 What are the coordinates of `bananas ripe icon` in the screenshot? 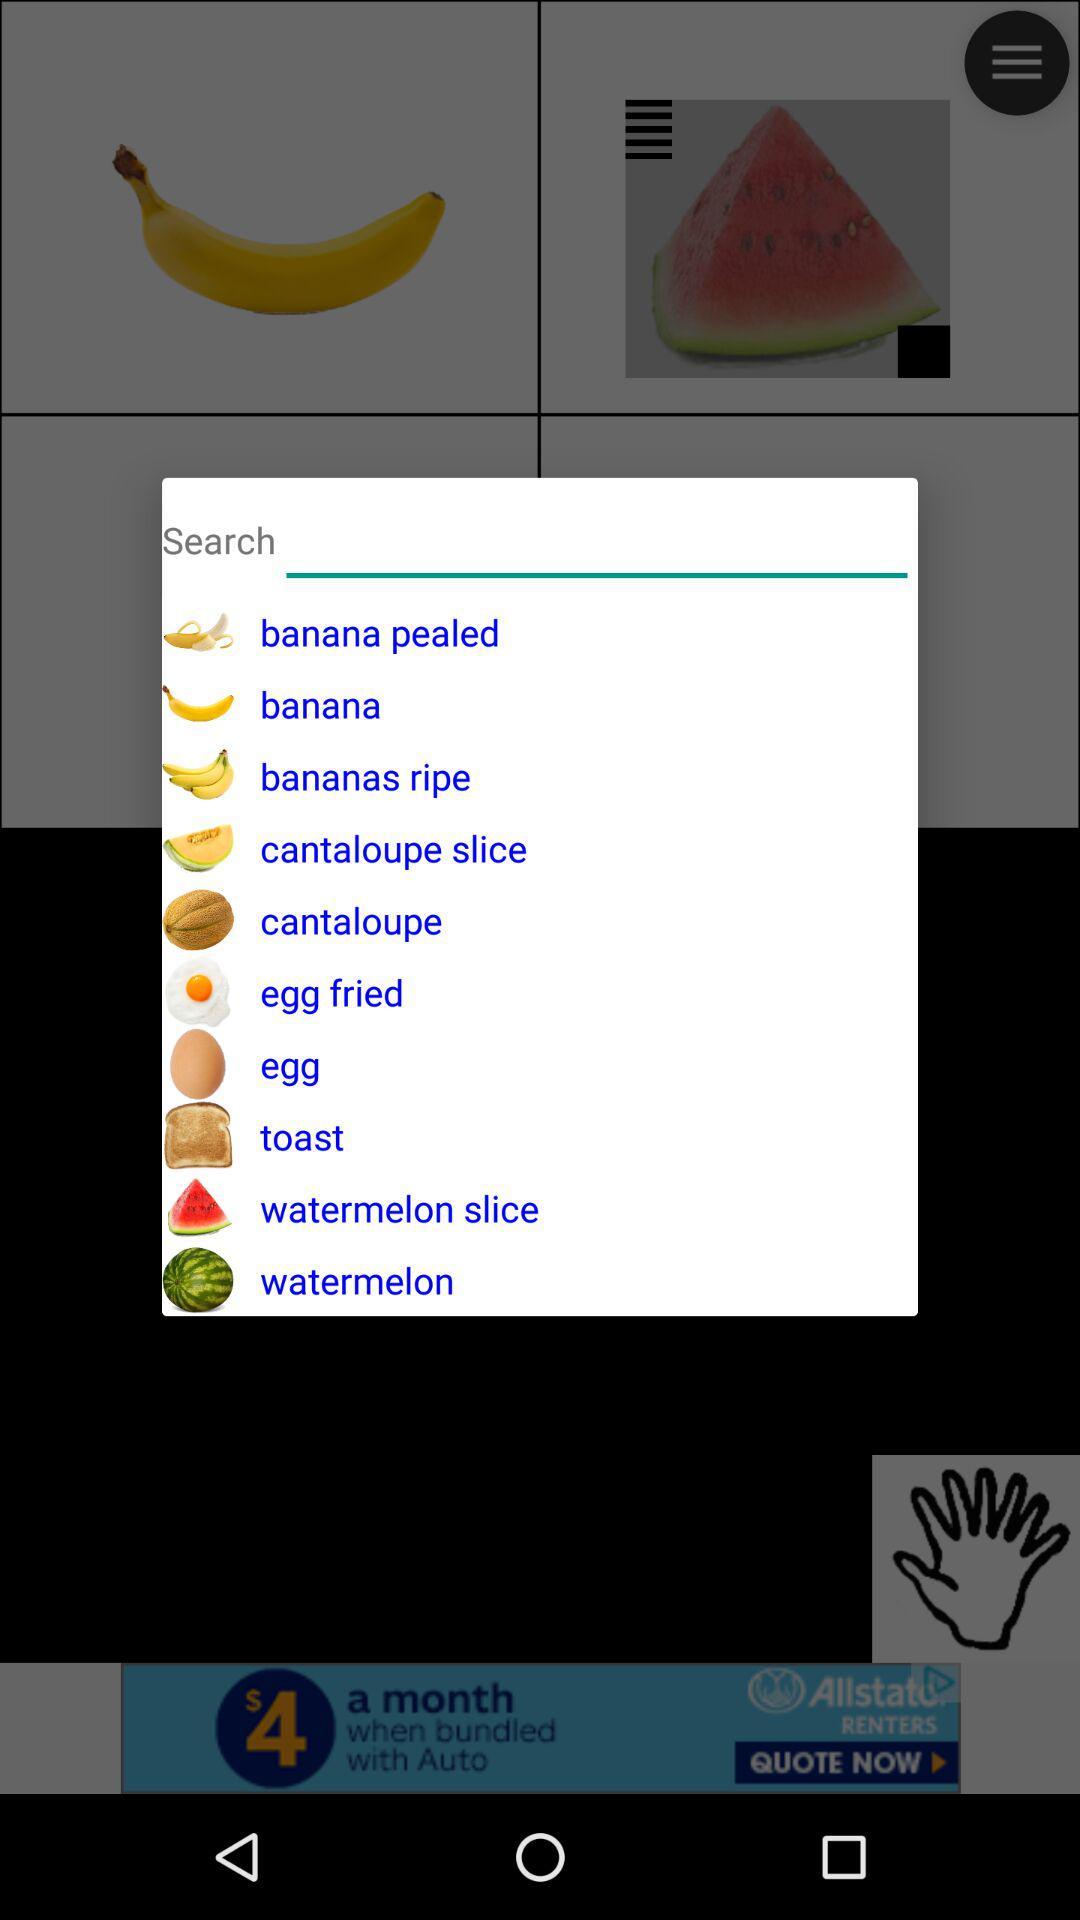 It's located at (351, 775).